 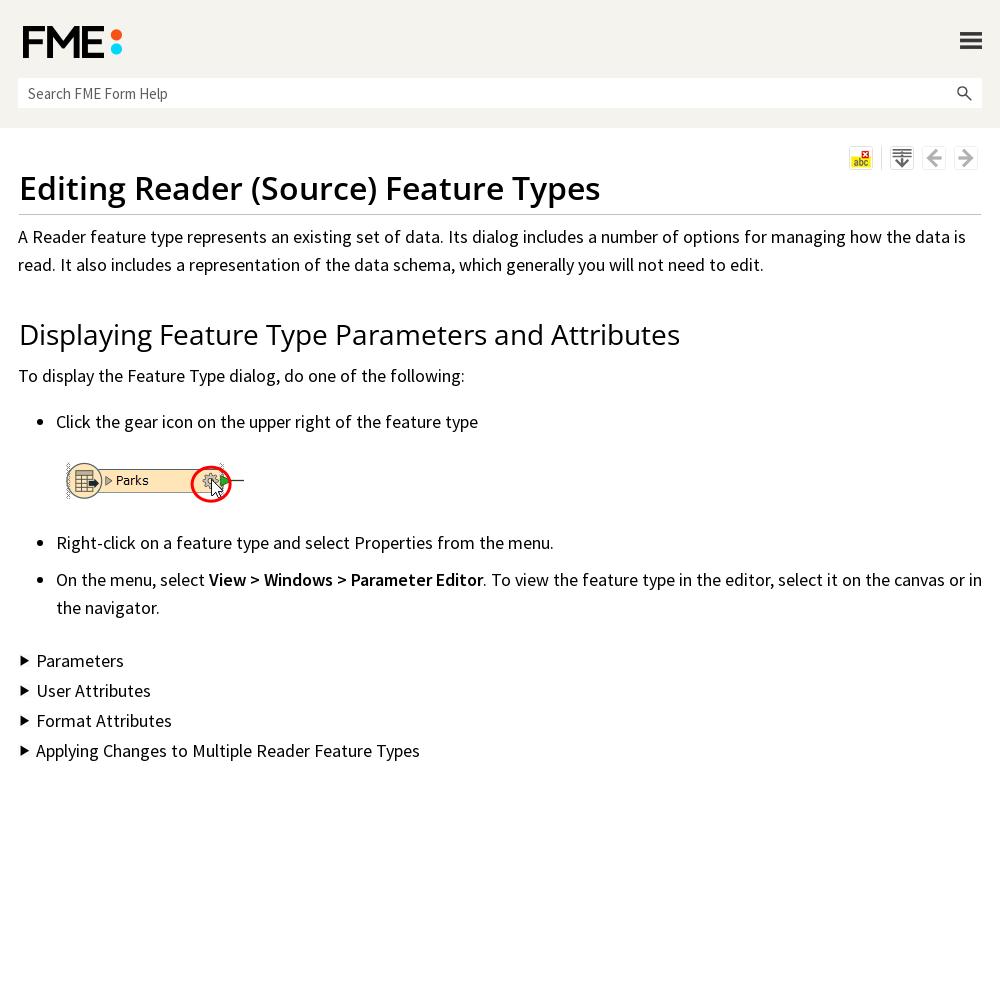 What do you see at coordinates (518, 592) in the screenshot?
I see `'. To view the feature type in the editor, select it on the canvas or in the navigator.'` at bounding box center [518, 592].